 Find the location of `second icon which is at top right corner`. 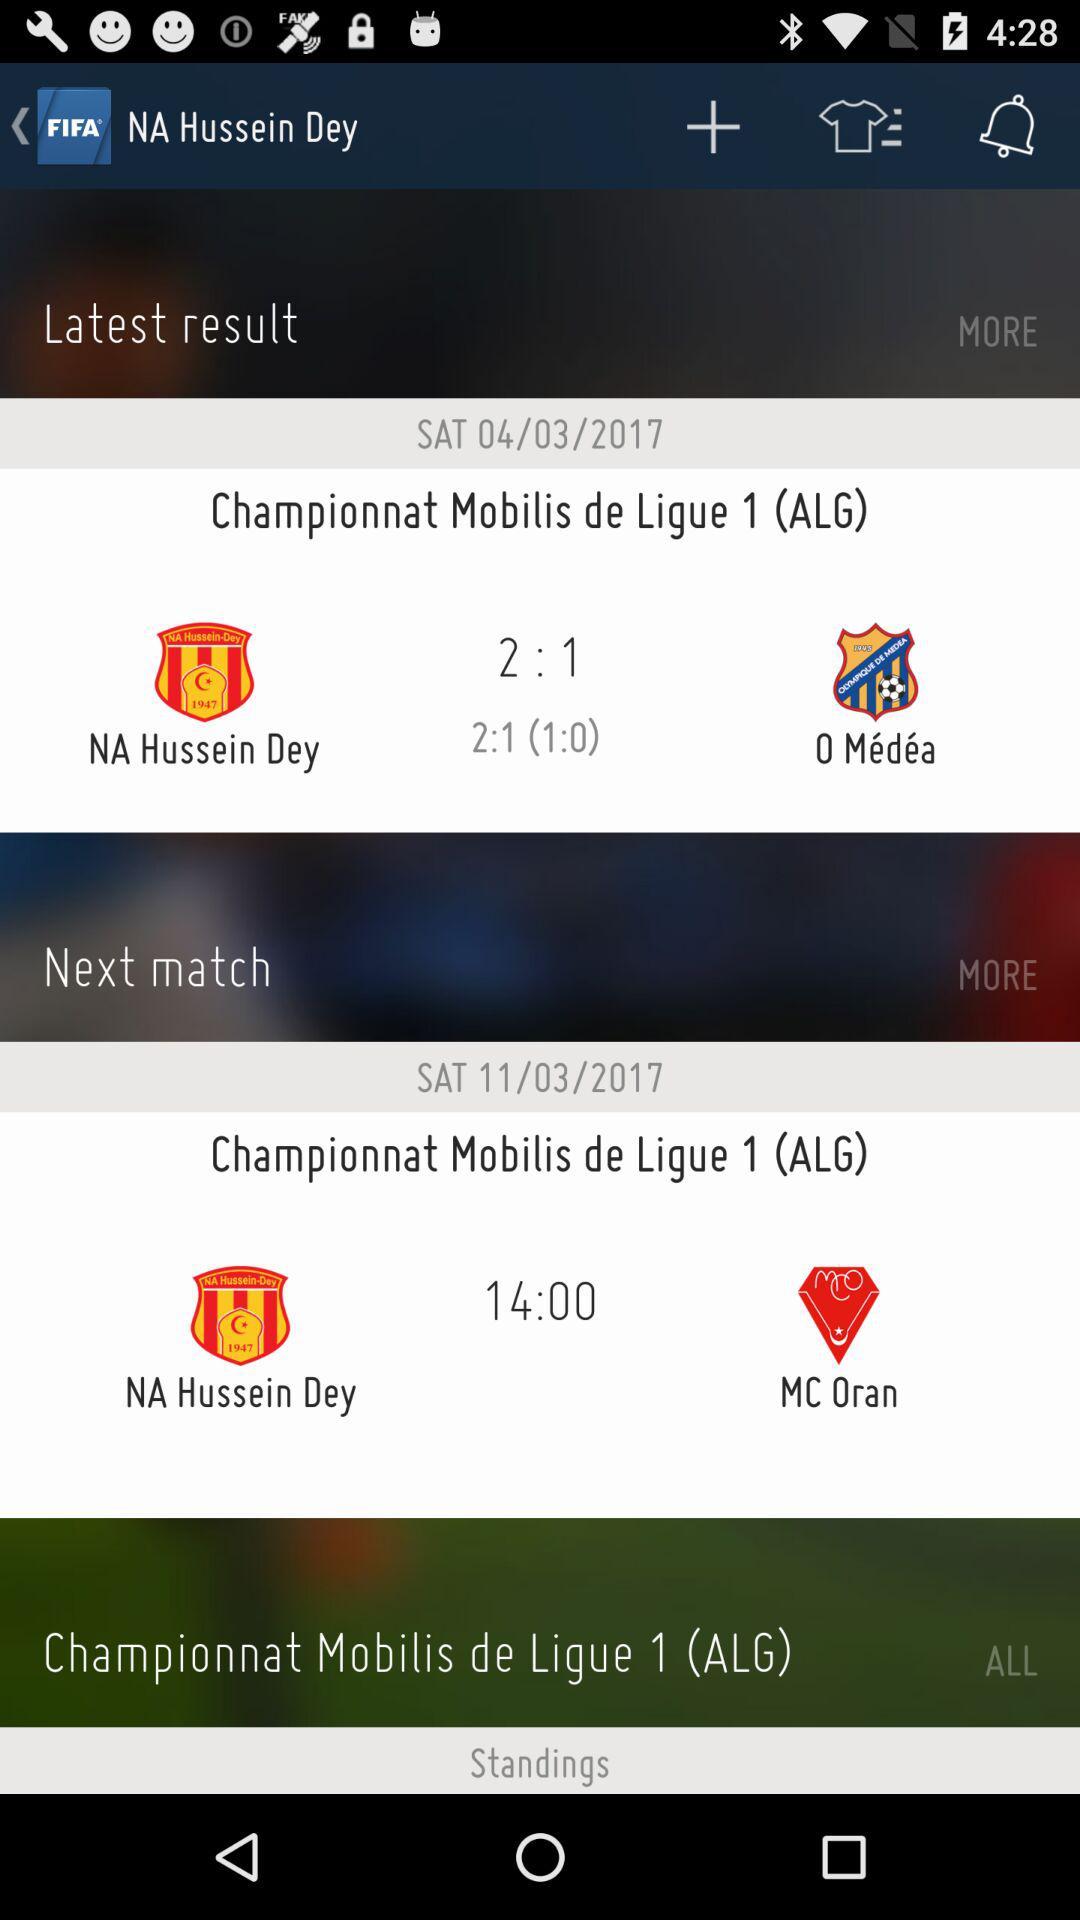

second icon which is at top right corner is located at coordinates (858, 124).